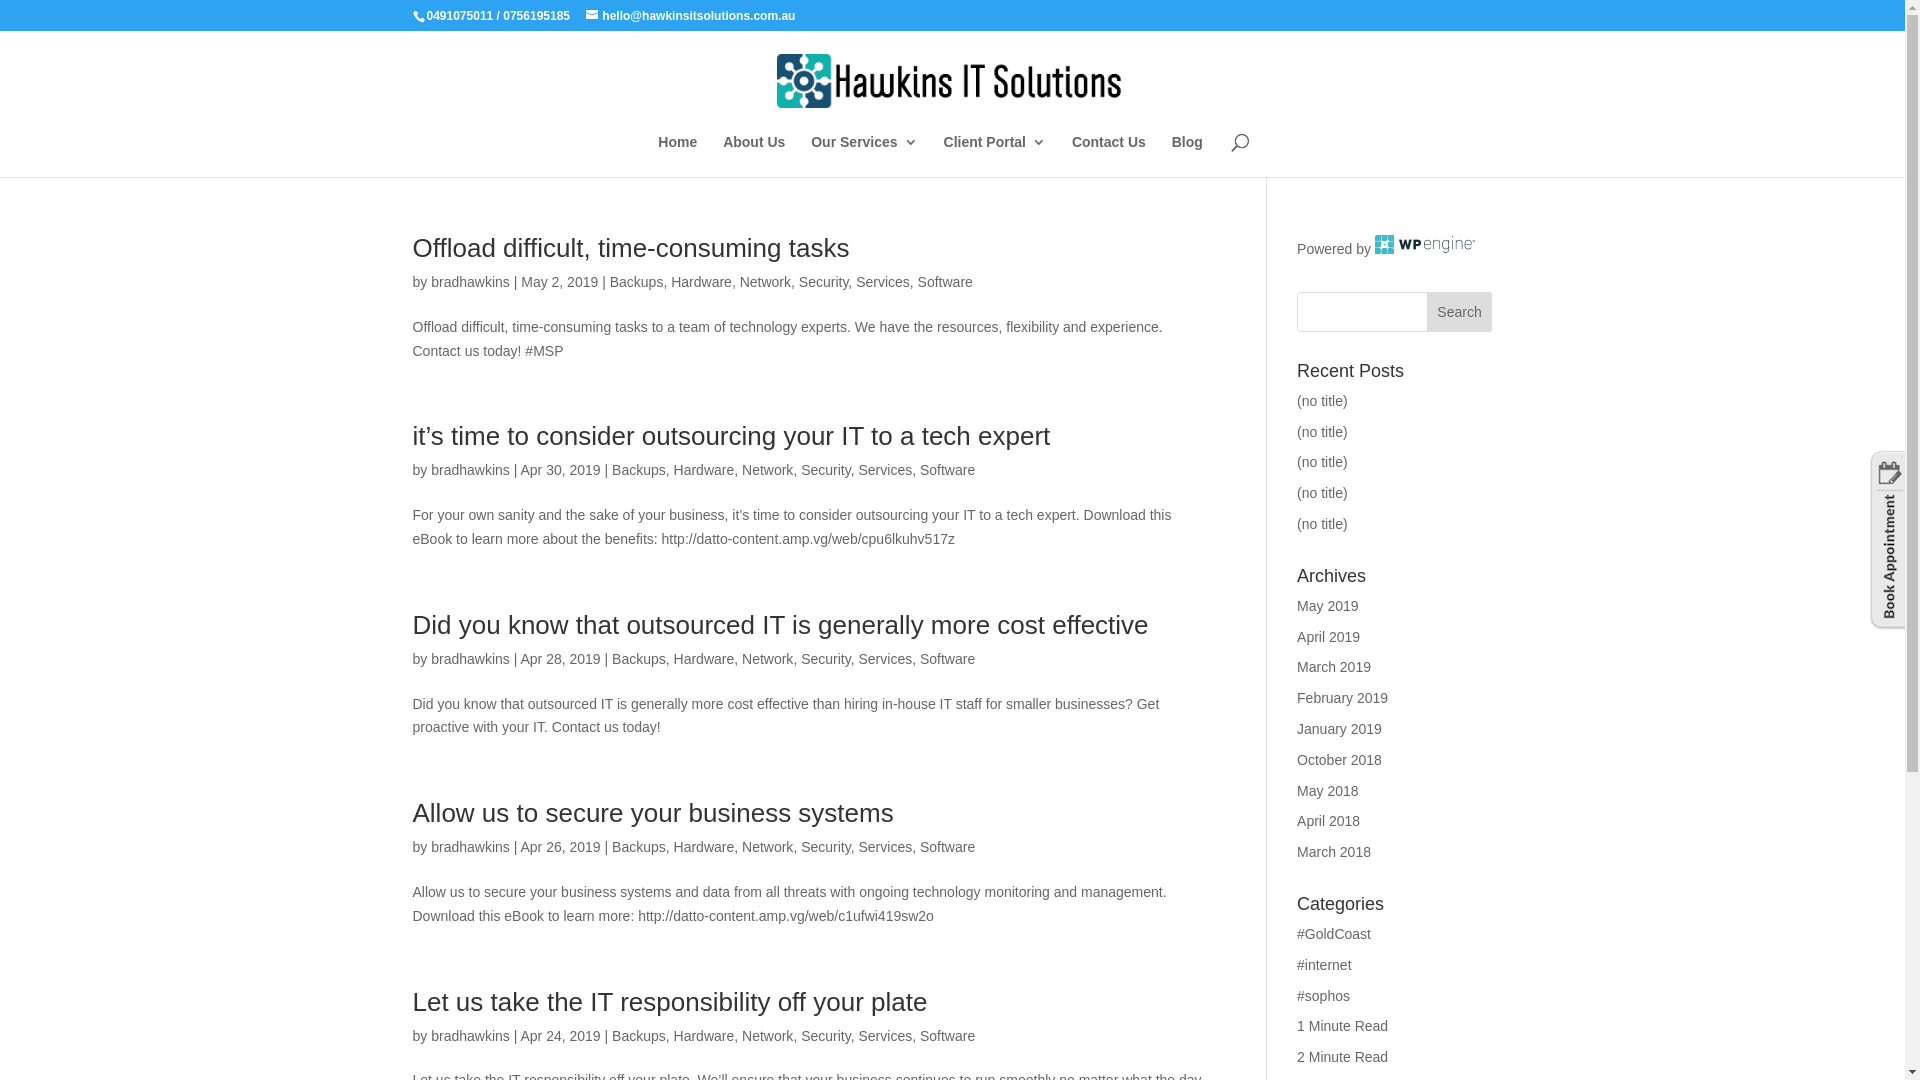 The width and height of the screenshot is (1920, 1080). What do you see at coordinates (1296, 493) in the screenshot?
I see `'(no title)'` at bounding box center [1296, 493].